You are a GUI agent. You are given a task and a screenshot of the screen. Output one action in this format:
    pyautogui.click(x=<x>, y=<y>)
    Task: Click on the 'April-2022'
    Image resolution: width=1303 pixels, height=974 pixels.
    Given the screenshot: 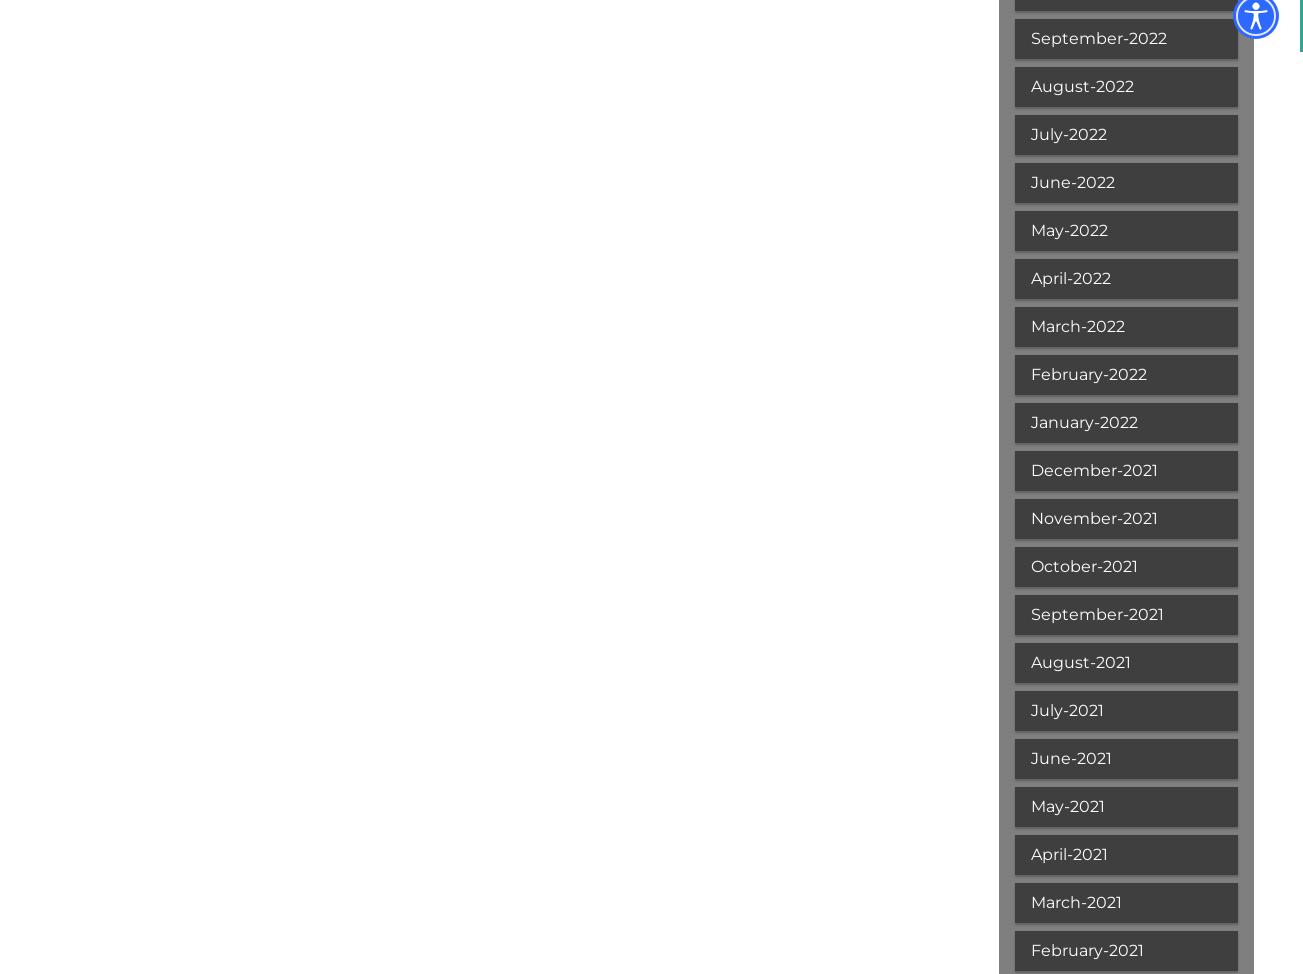 What is the action you would take?
    pyautogui.click(x=1030, y=277)
    